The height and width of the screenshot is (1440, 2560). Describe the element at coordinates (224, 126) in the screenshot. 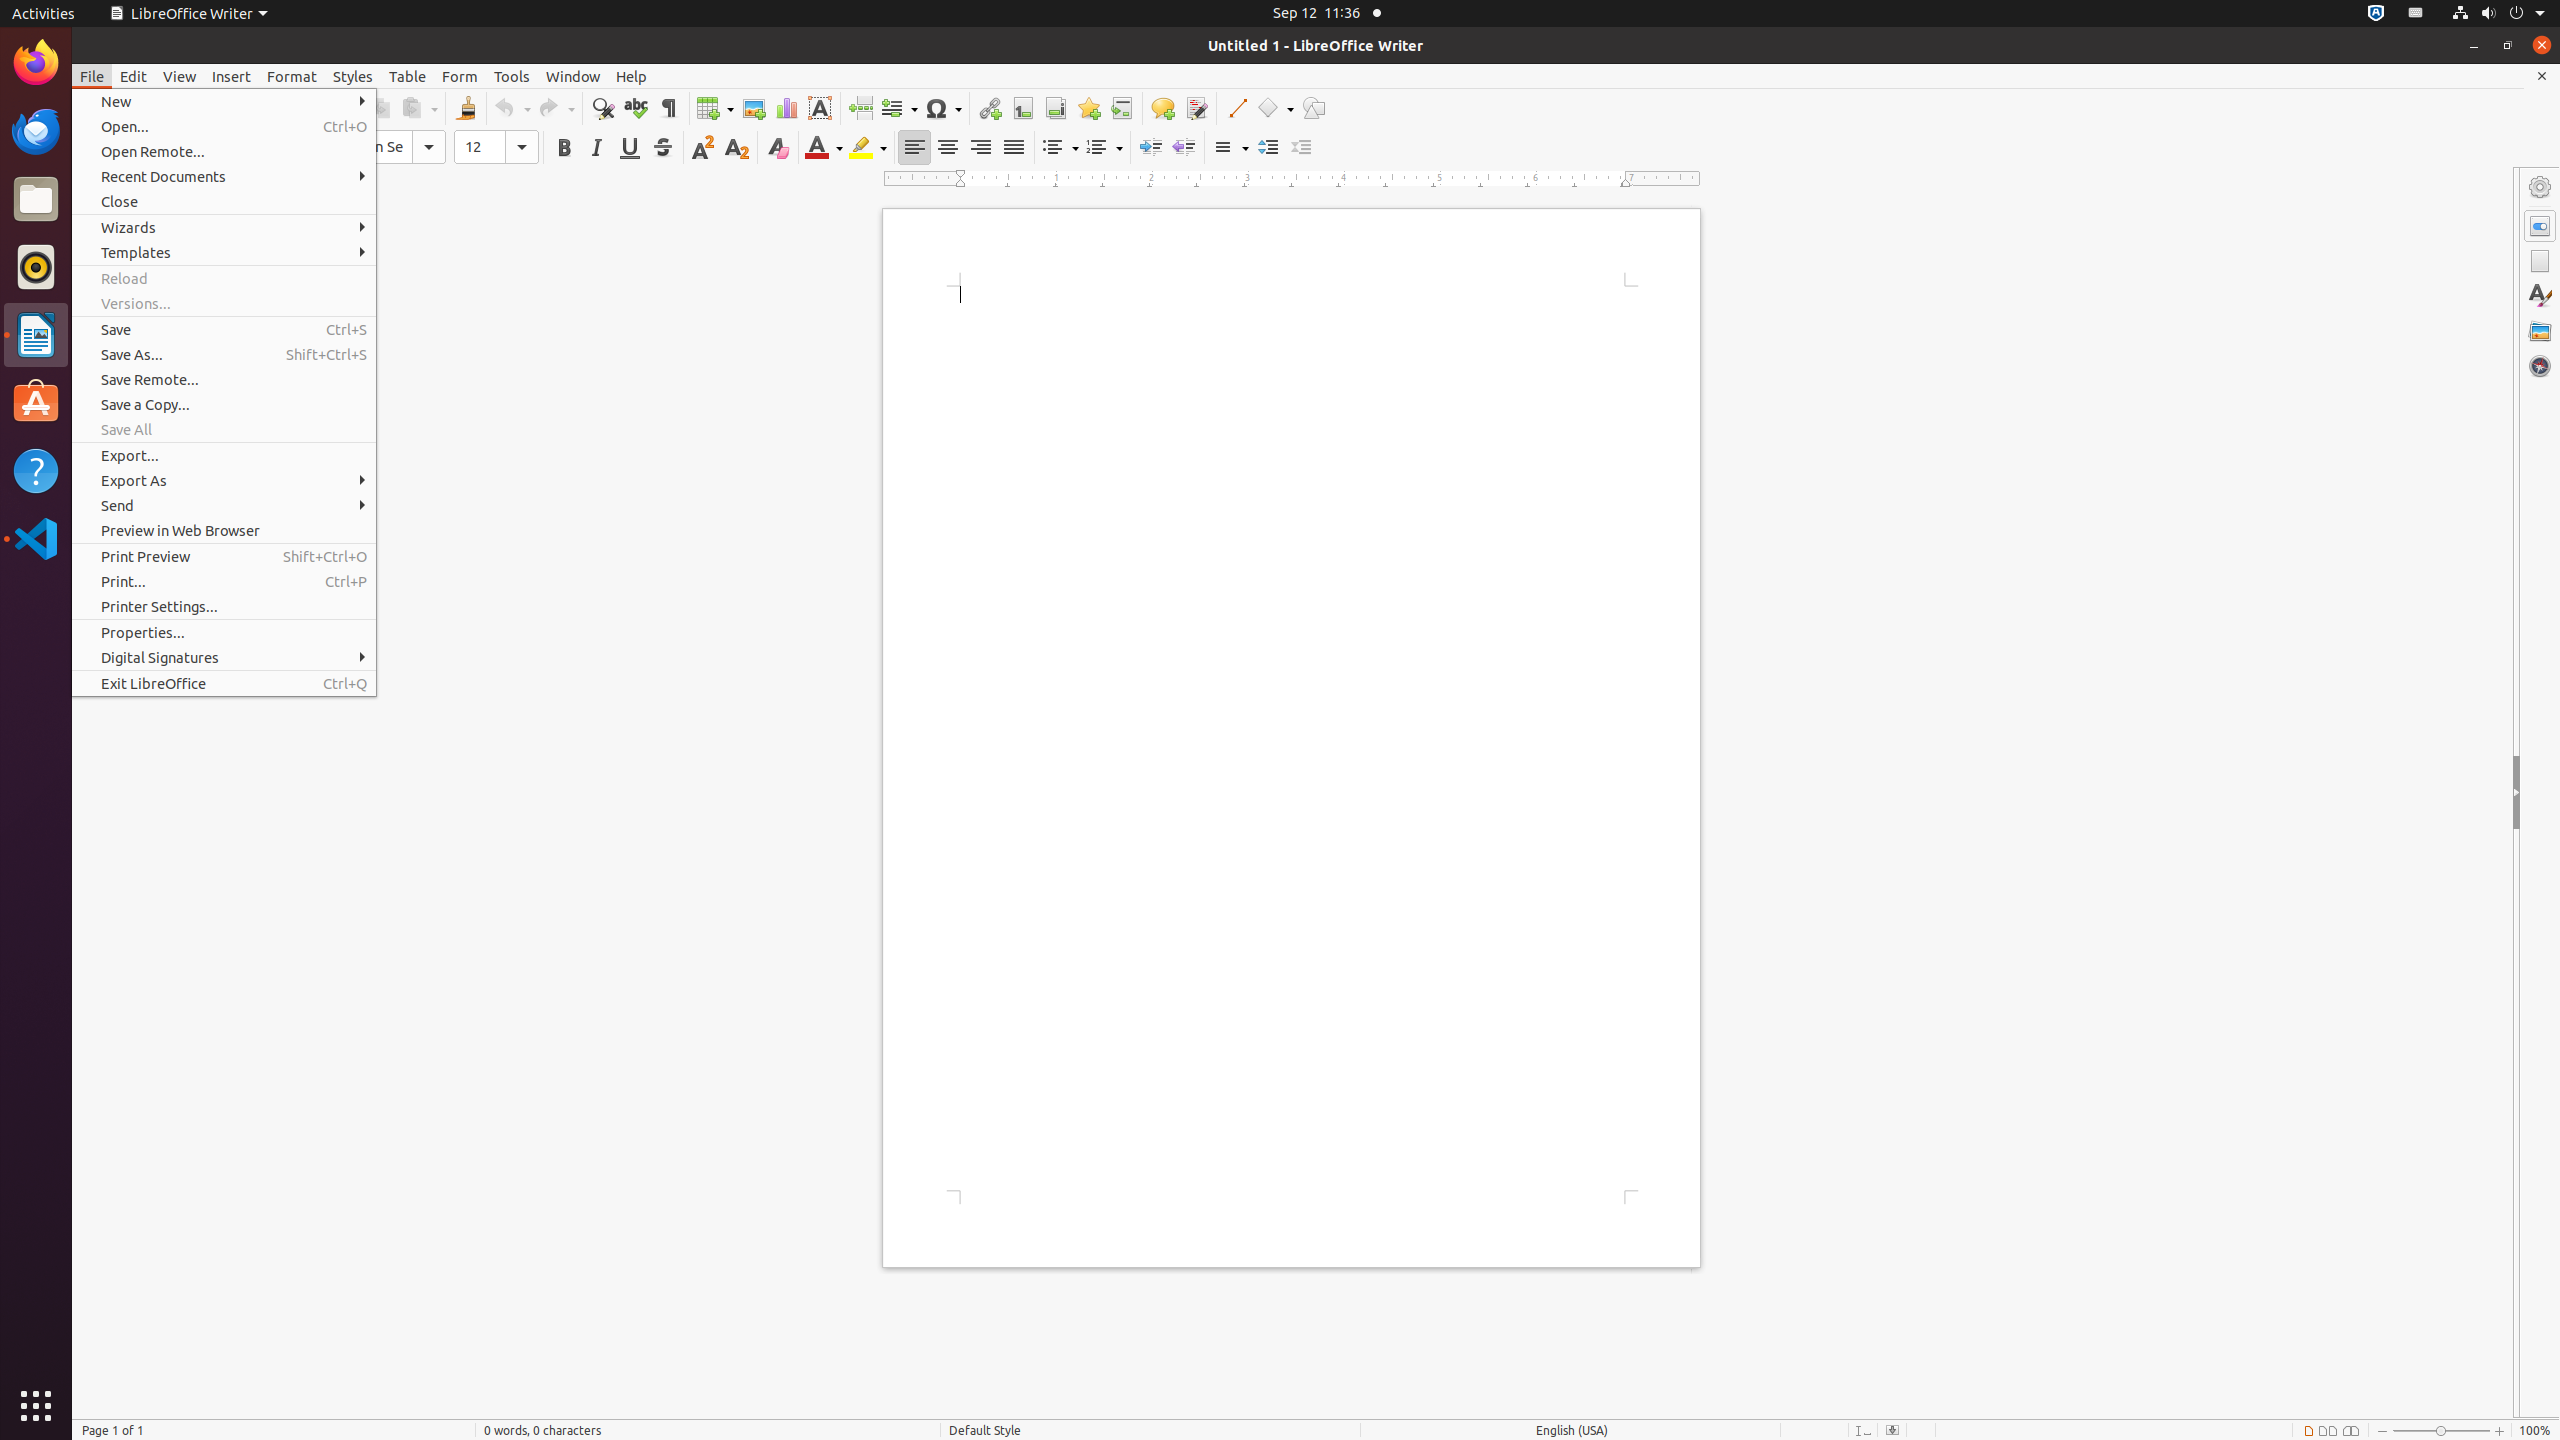

I see `'Open...'` at that location.